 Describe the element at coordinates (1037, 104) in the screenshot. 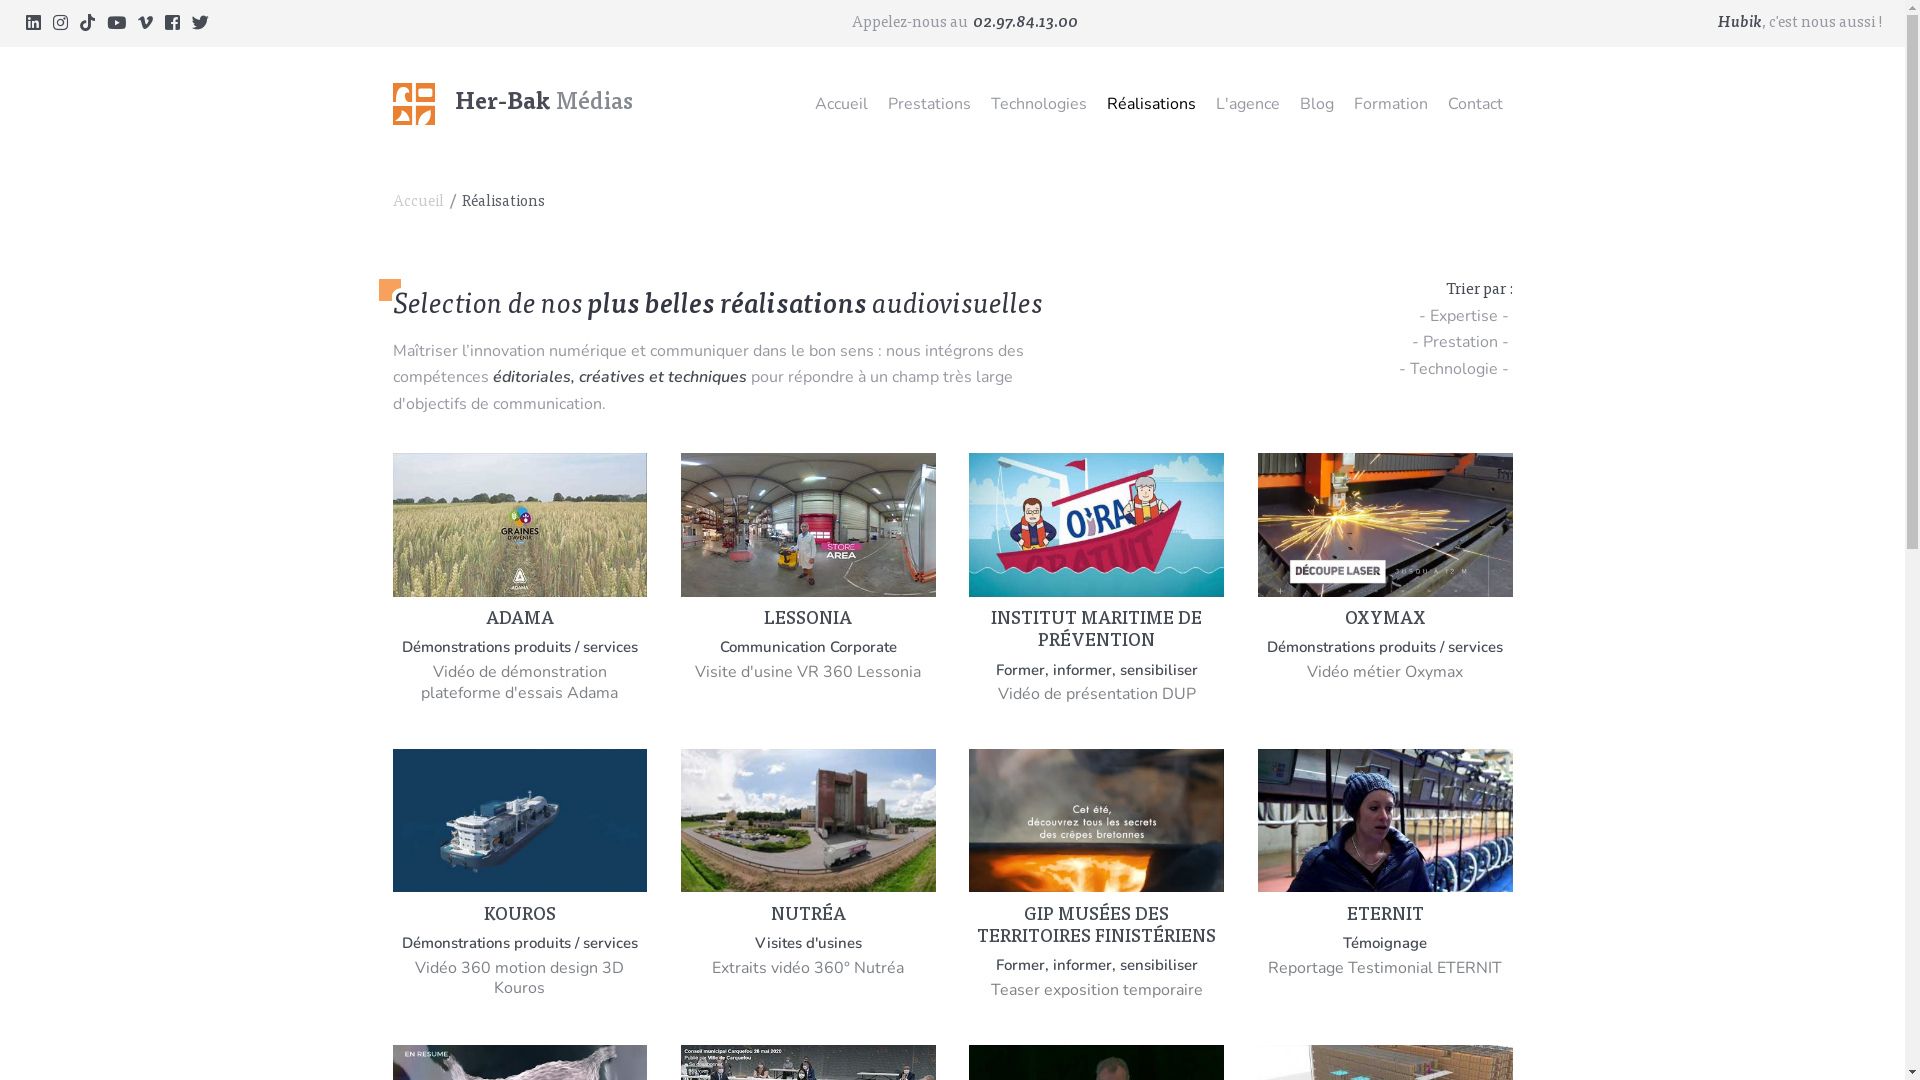

I see `'Technologies'` at that location.